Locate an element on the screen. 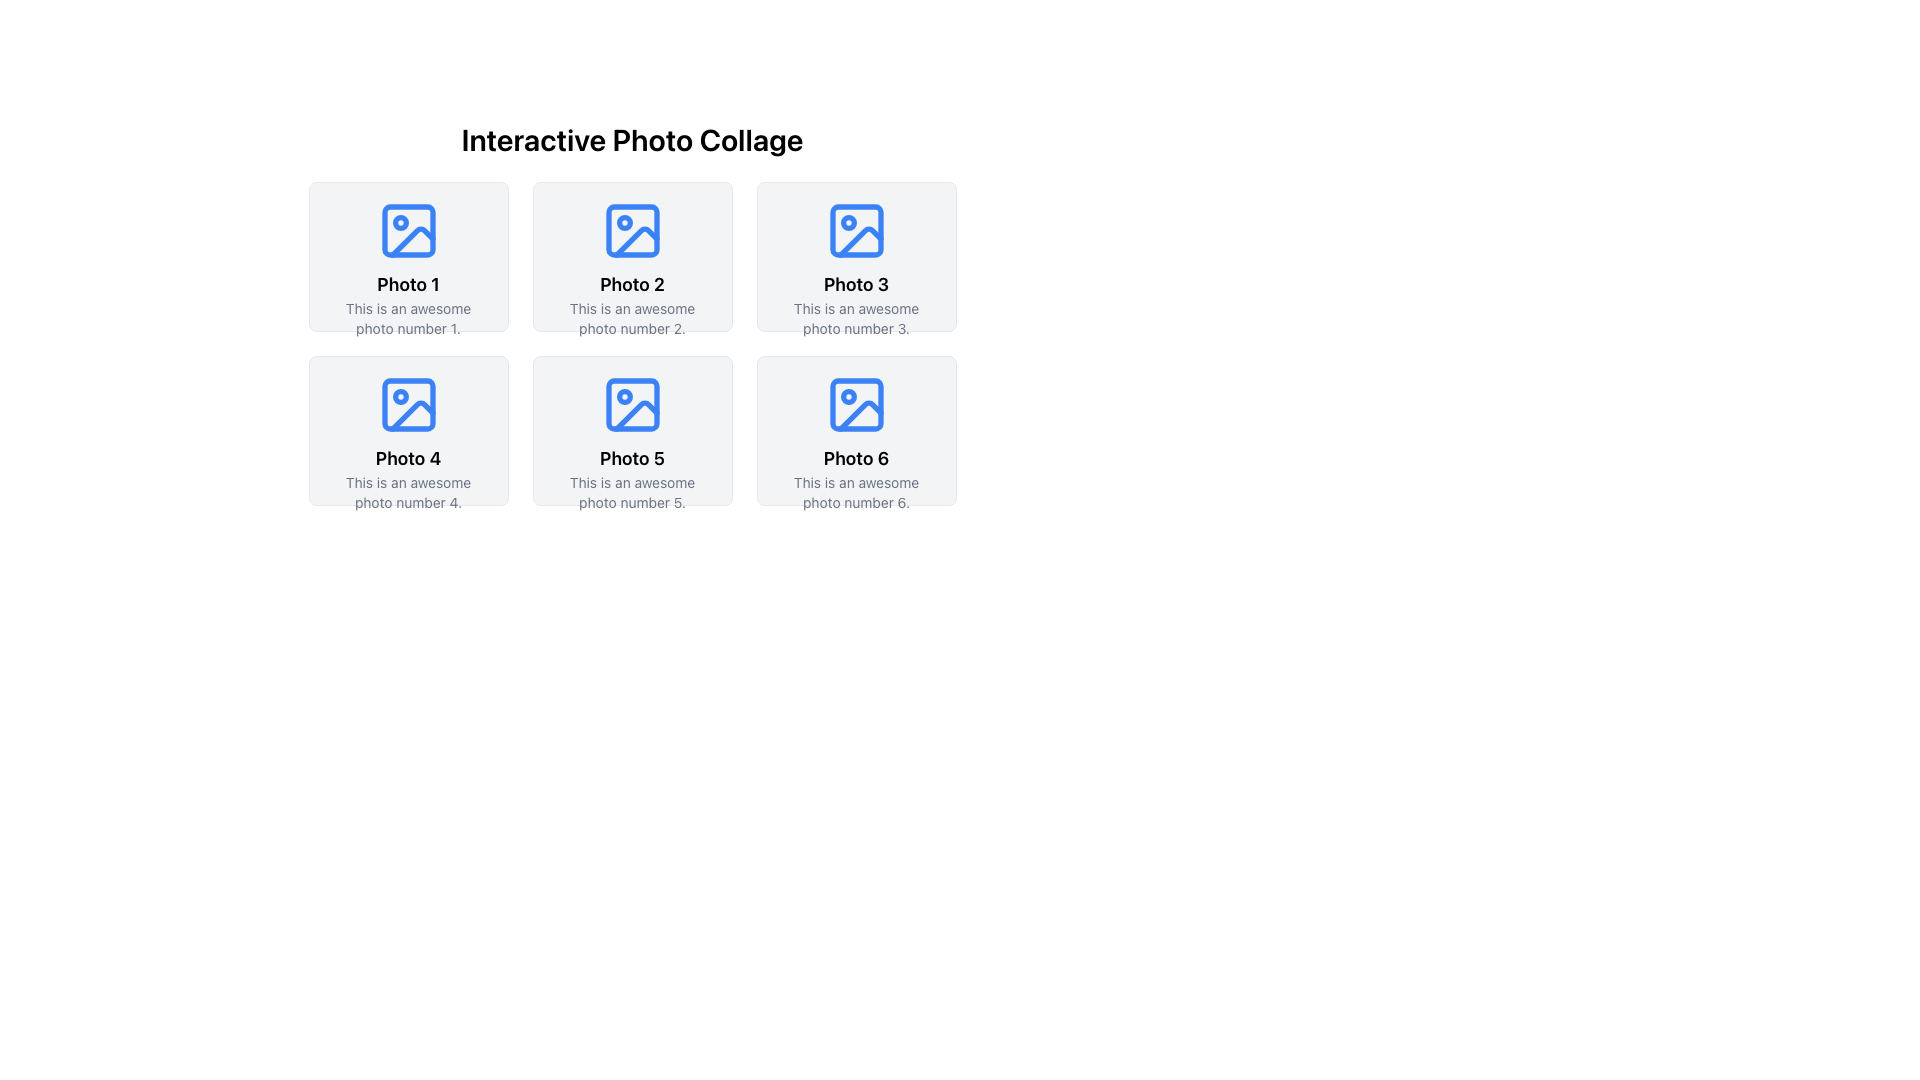  the Vector graphic element located in the bottom-right of a 2x3 grid layout, specifically inside the last image icon labeled 'Photo 6' is located at coordinates (860, 415).